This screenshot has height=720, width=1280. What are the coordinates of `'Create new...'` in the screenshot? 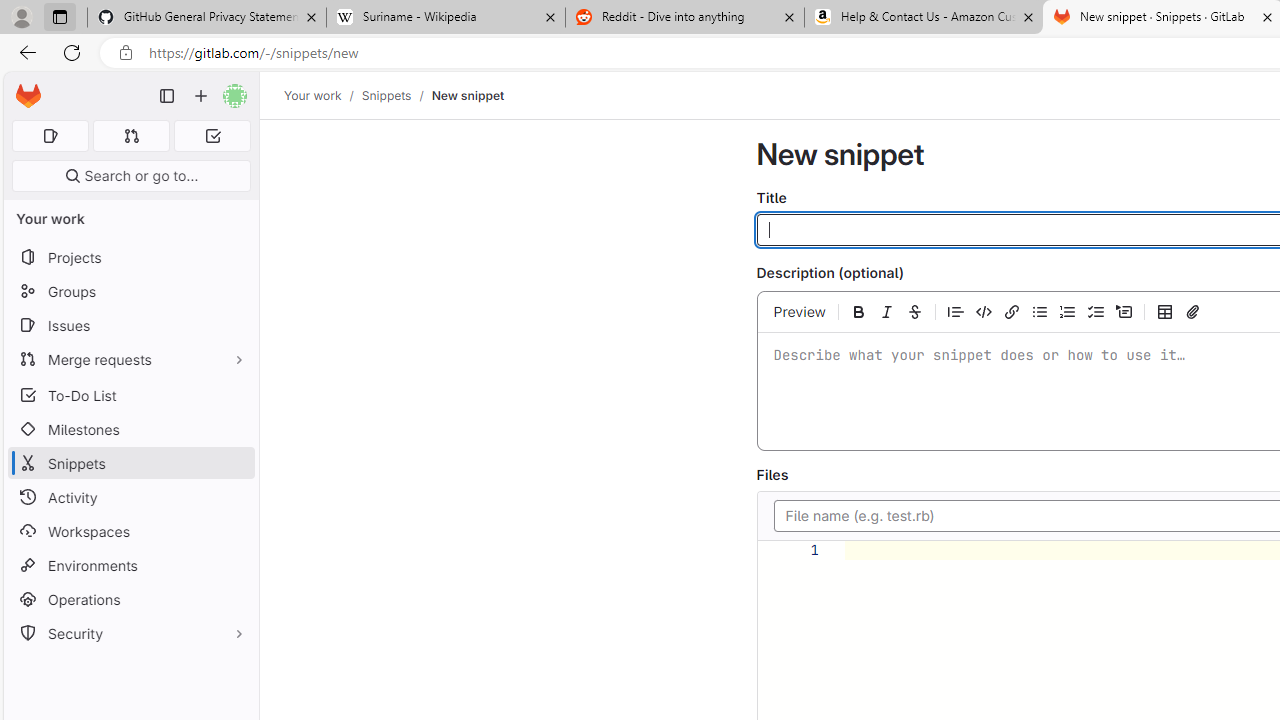 It's located at (201, 96).